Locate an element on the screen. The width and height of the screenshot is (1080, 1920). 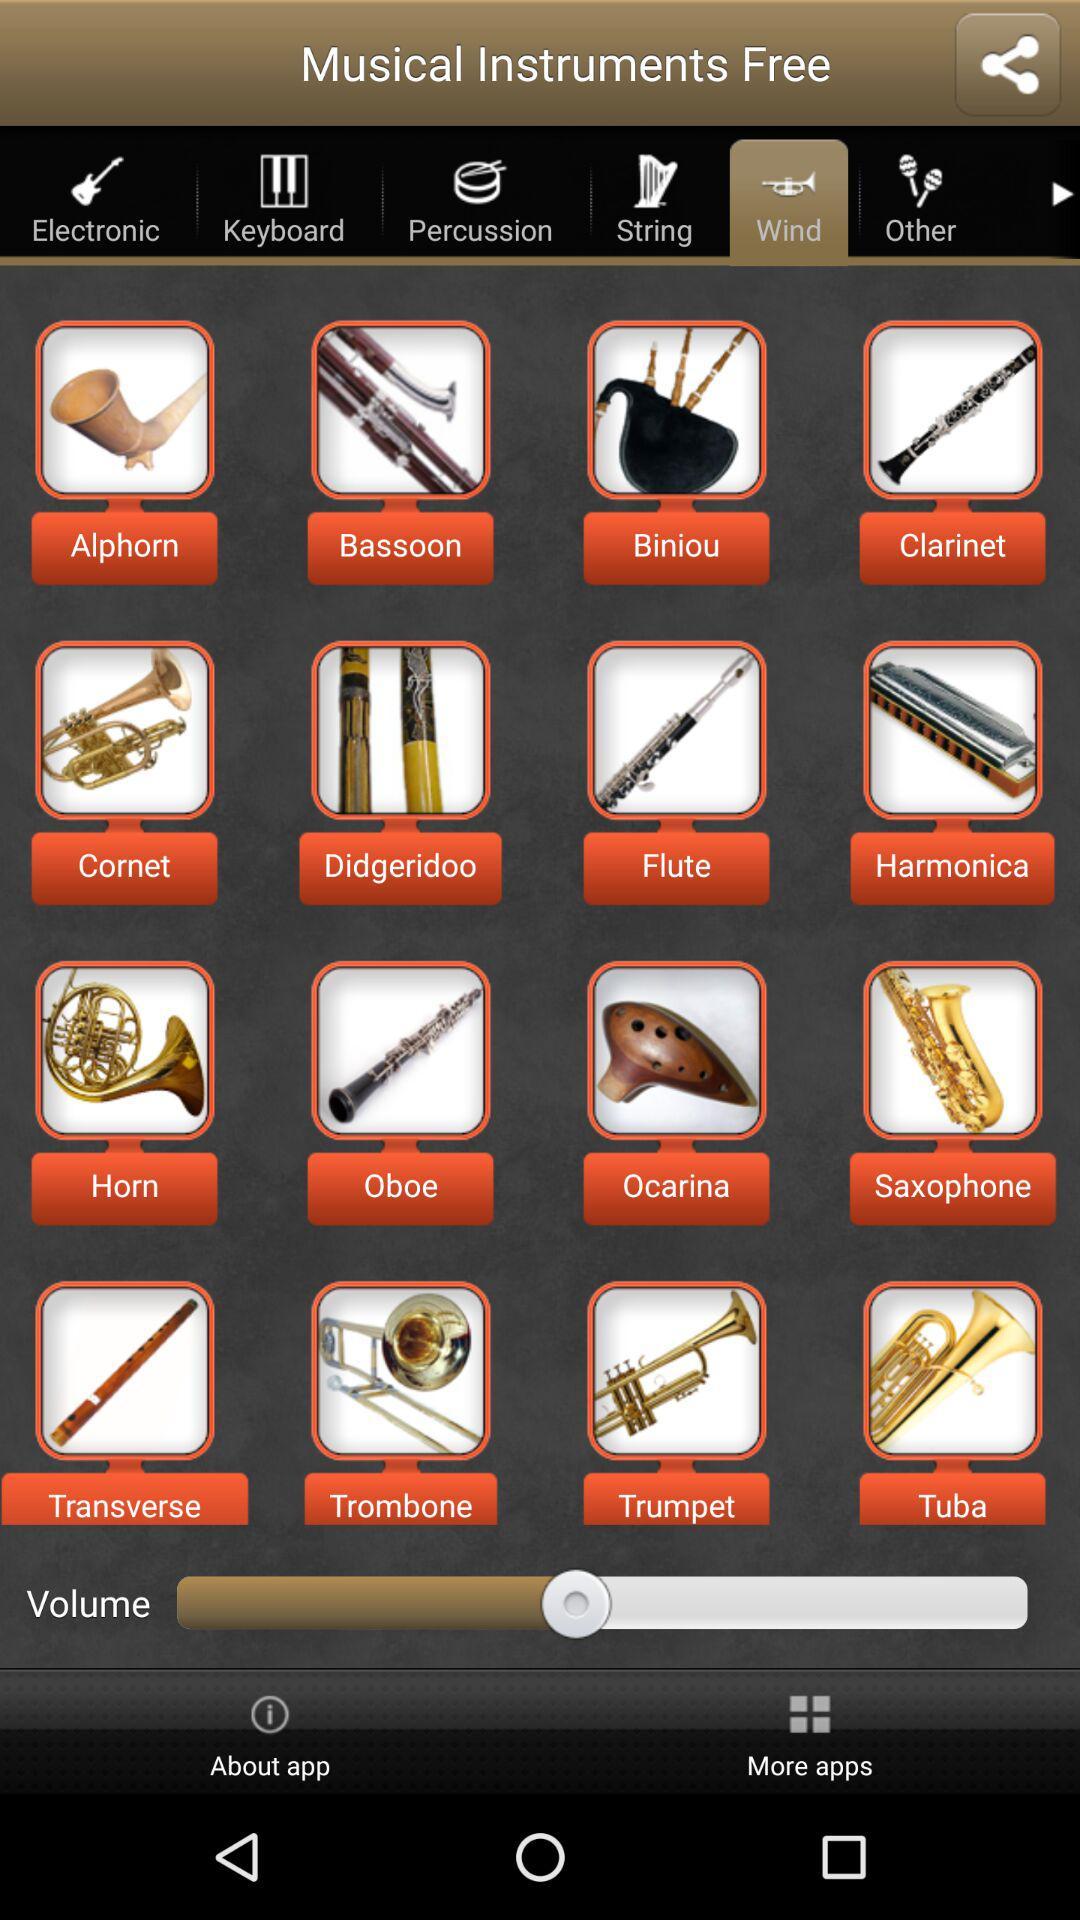
trombone is located at coordinates (400, 1369).